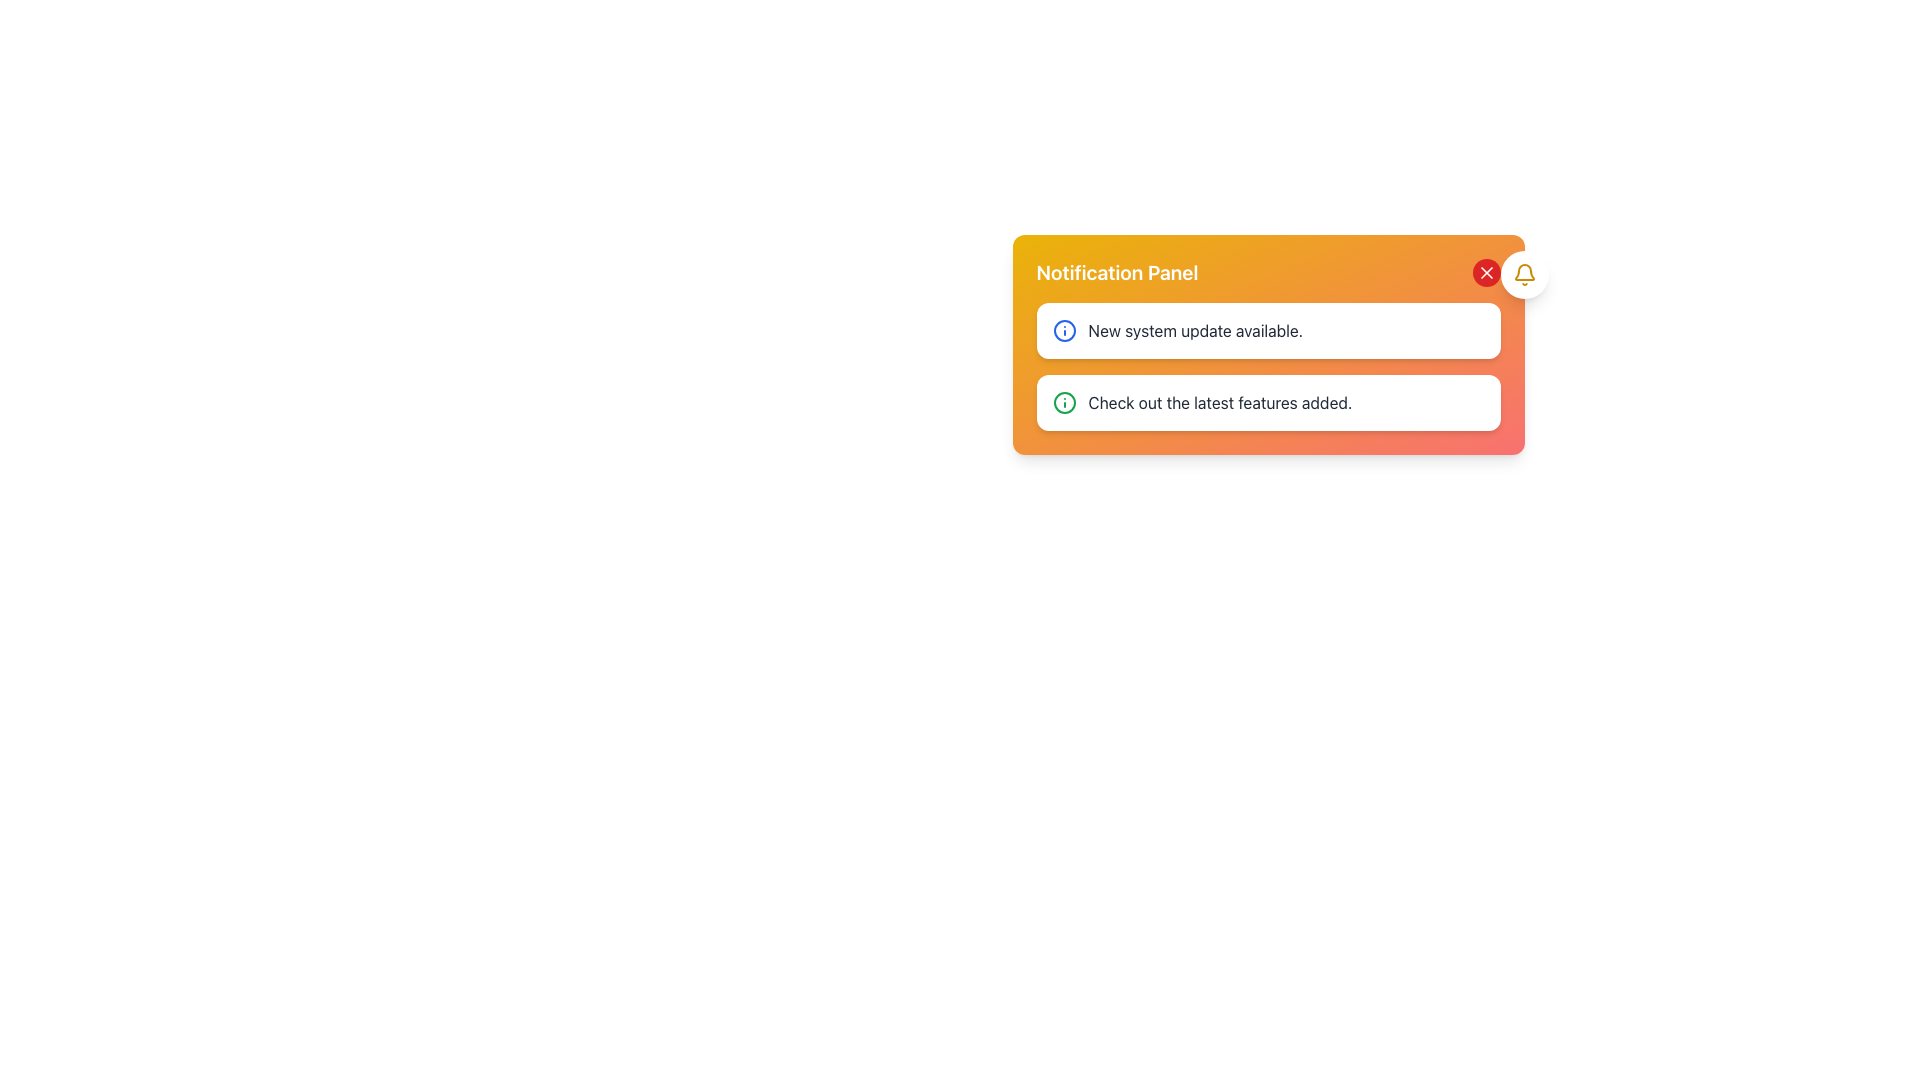  I want to click on the text label that reads 'New system update available.' styled in gray color within the notification panel, so click(1195, 330).